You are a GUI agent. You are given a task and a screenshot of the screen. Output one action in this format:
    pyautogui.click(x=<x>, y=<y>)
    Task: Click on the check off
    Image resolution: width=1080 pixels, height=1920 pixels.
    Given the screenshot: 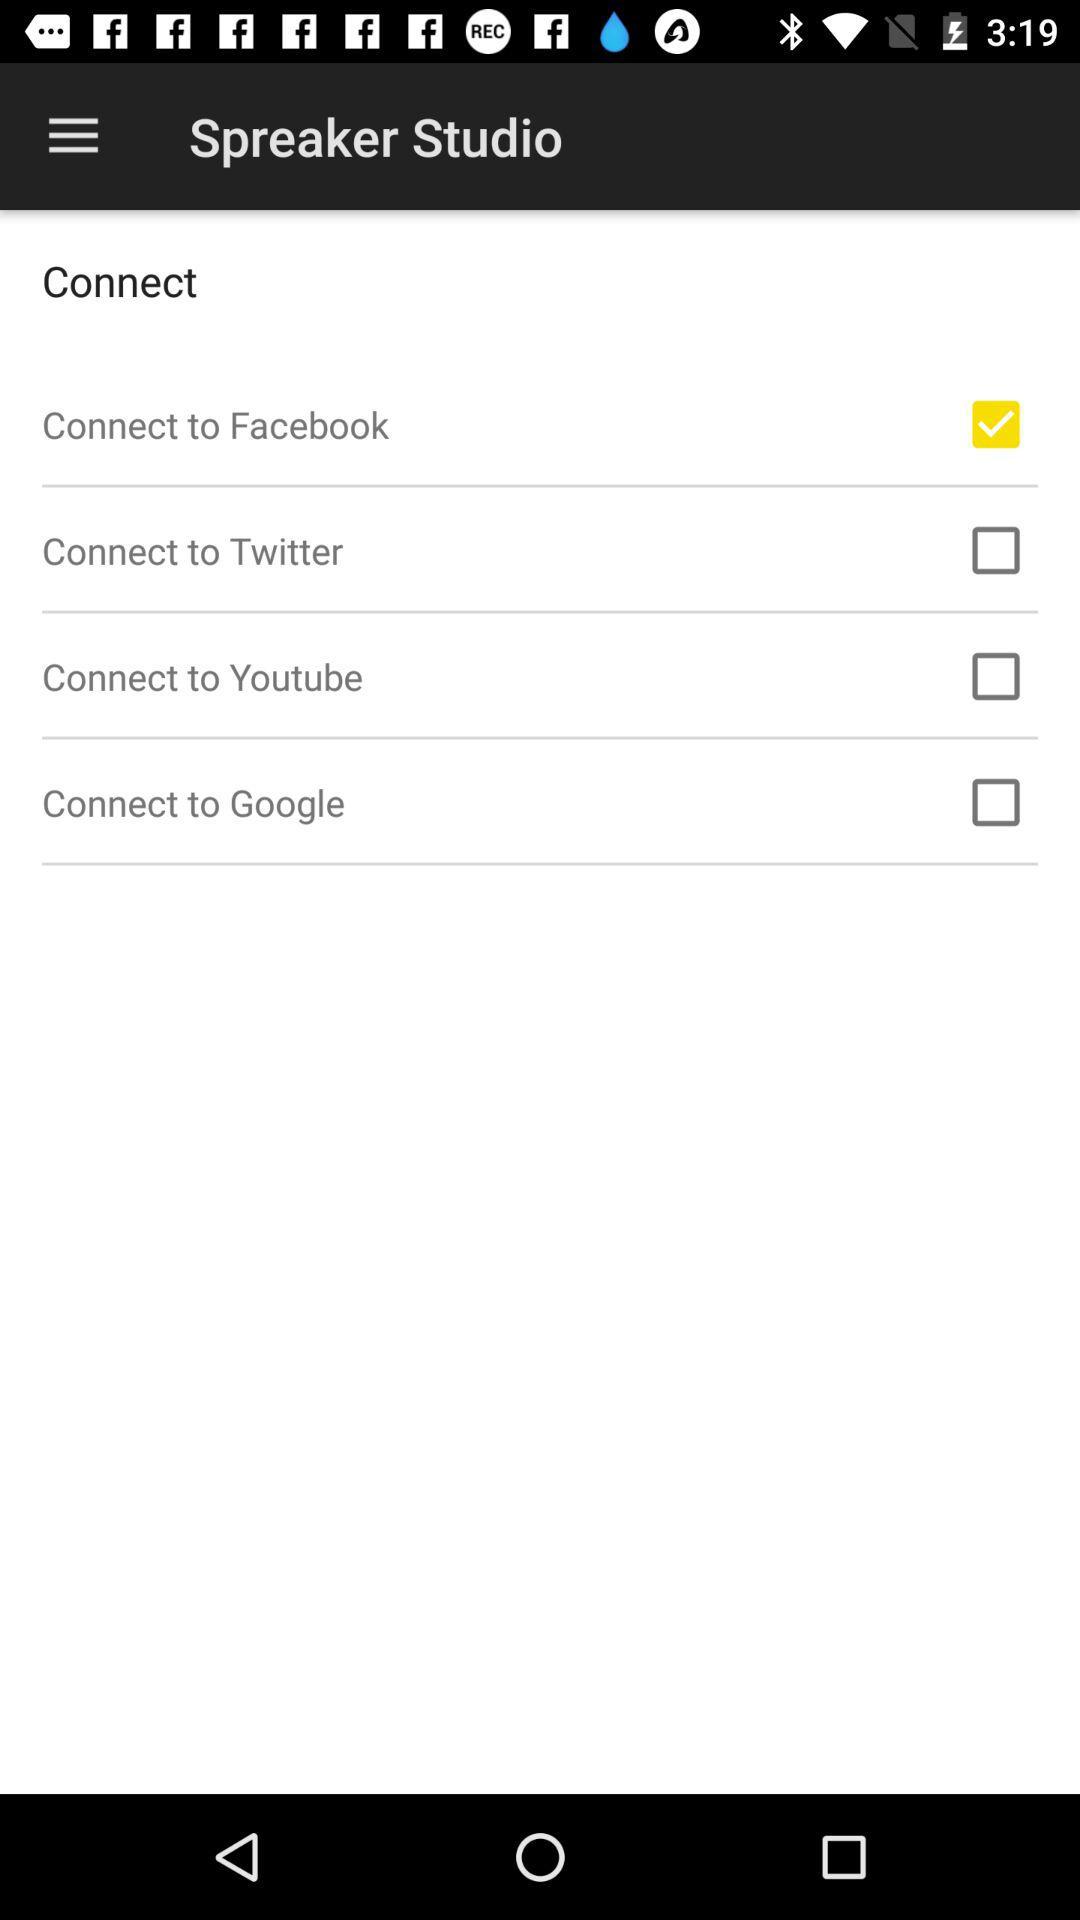 What is the action you would take?
    pyautogui.click(x=995, y=802)
    